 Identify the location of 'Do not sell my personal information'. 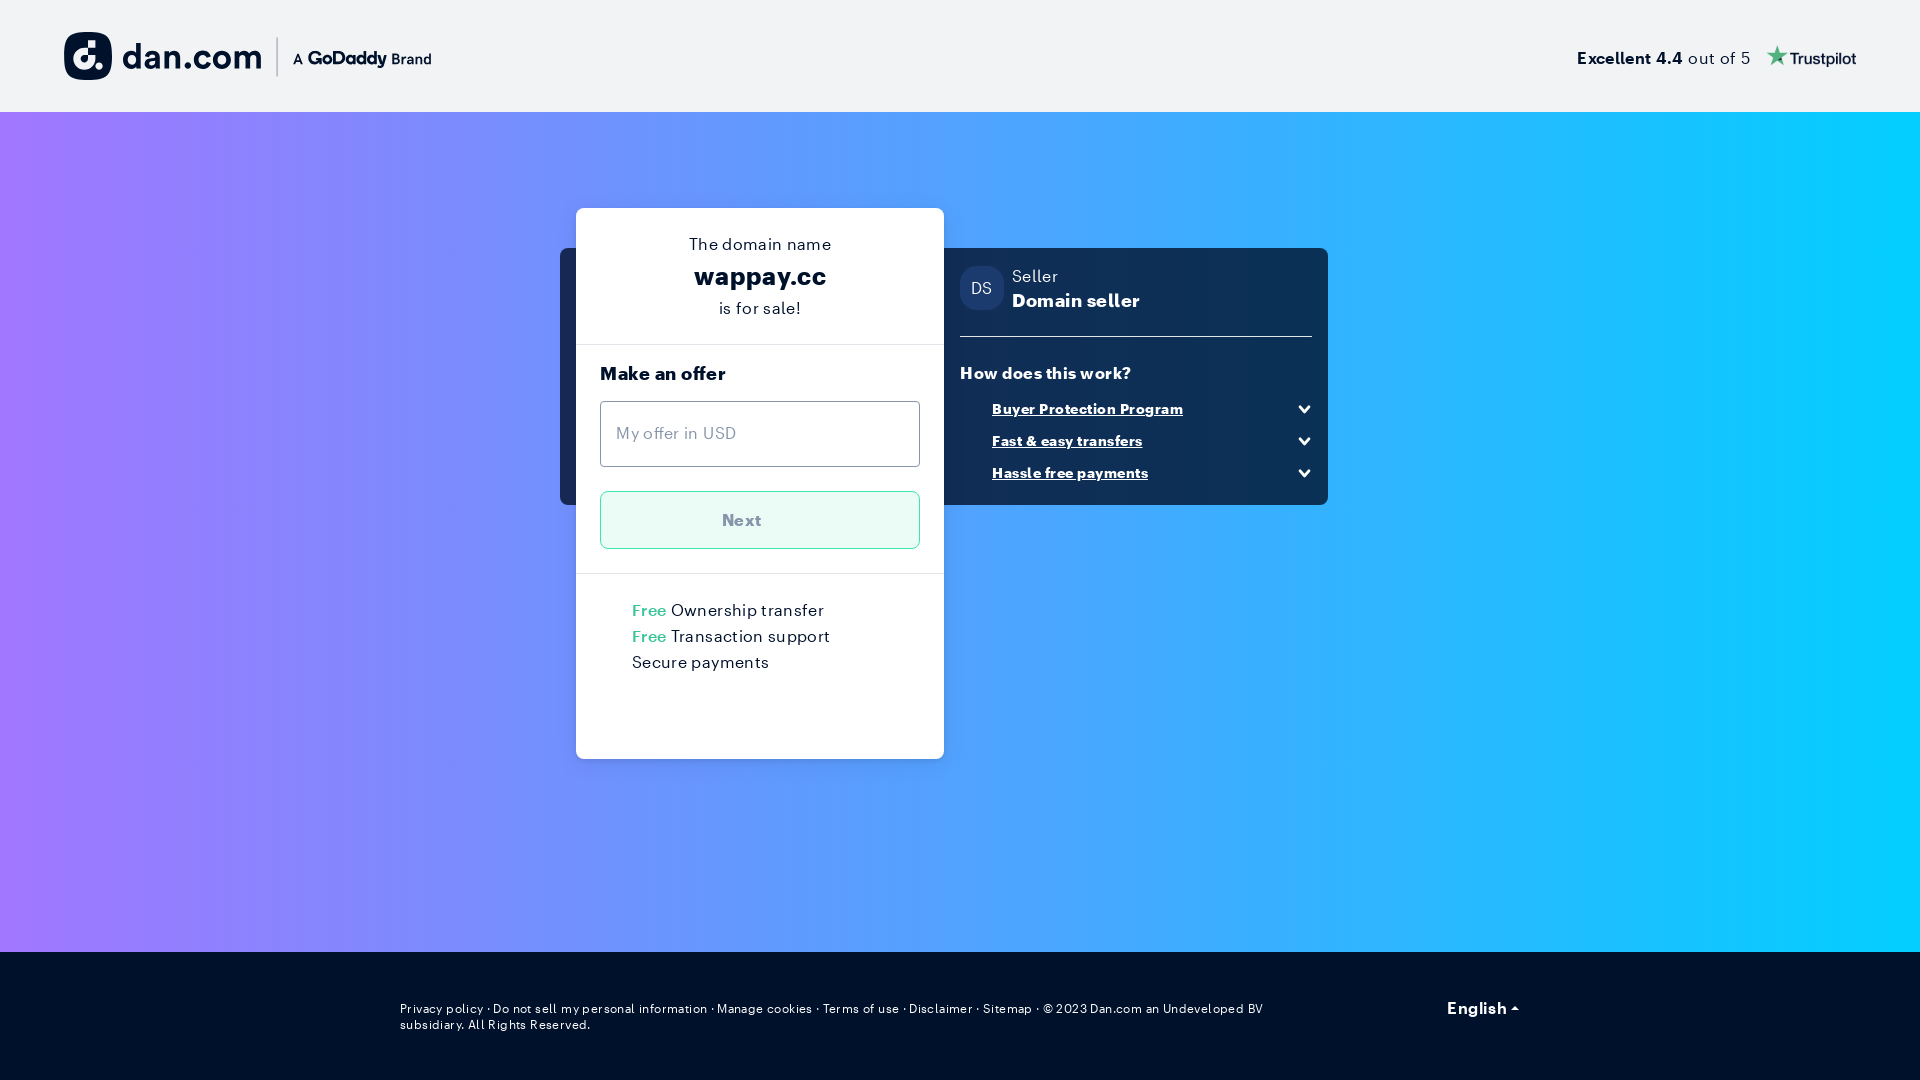
(589, 1007).